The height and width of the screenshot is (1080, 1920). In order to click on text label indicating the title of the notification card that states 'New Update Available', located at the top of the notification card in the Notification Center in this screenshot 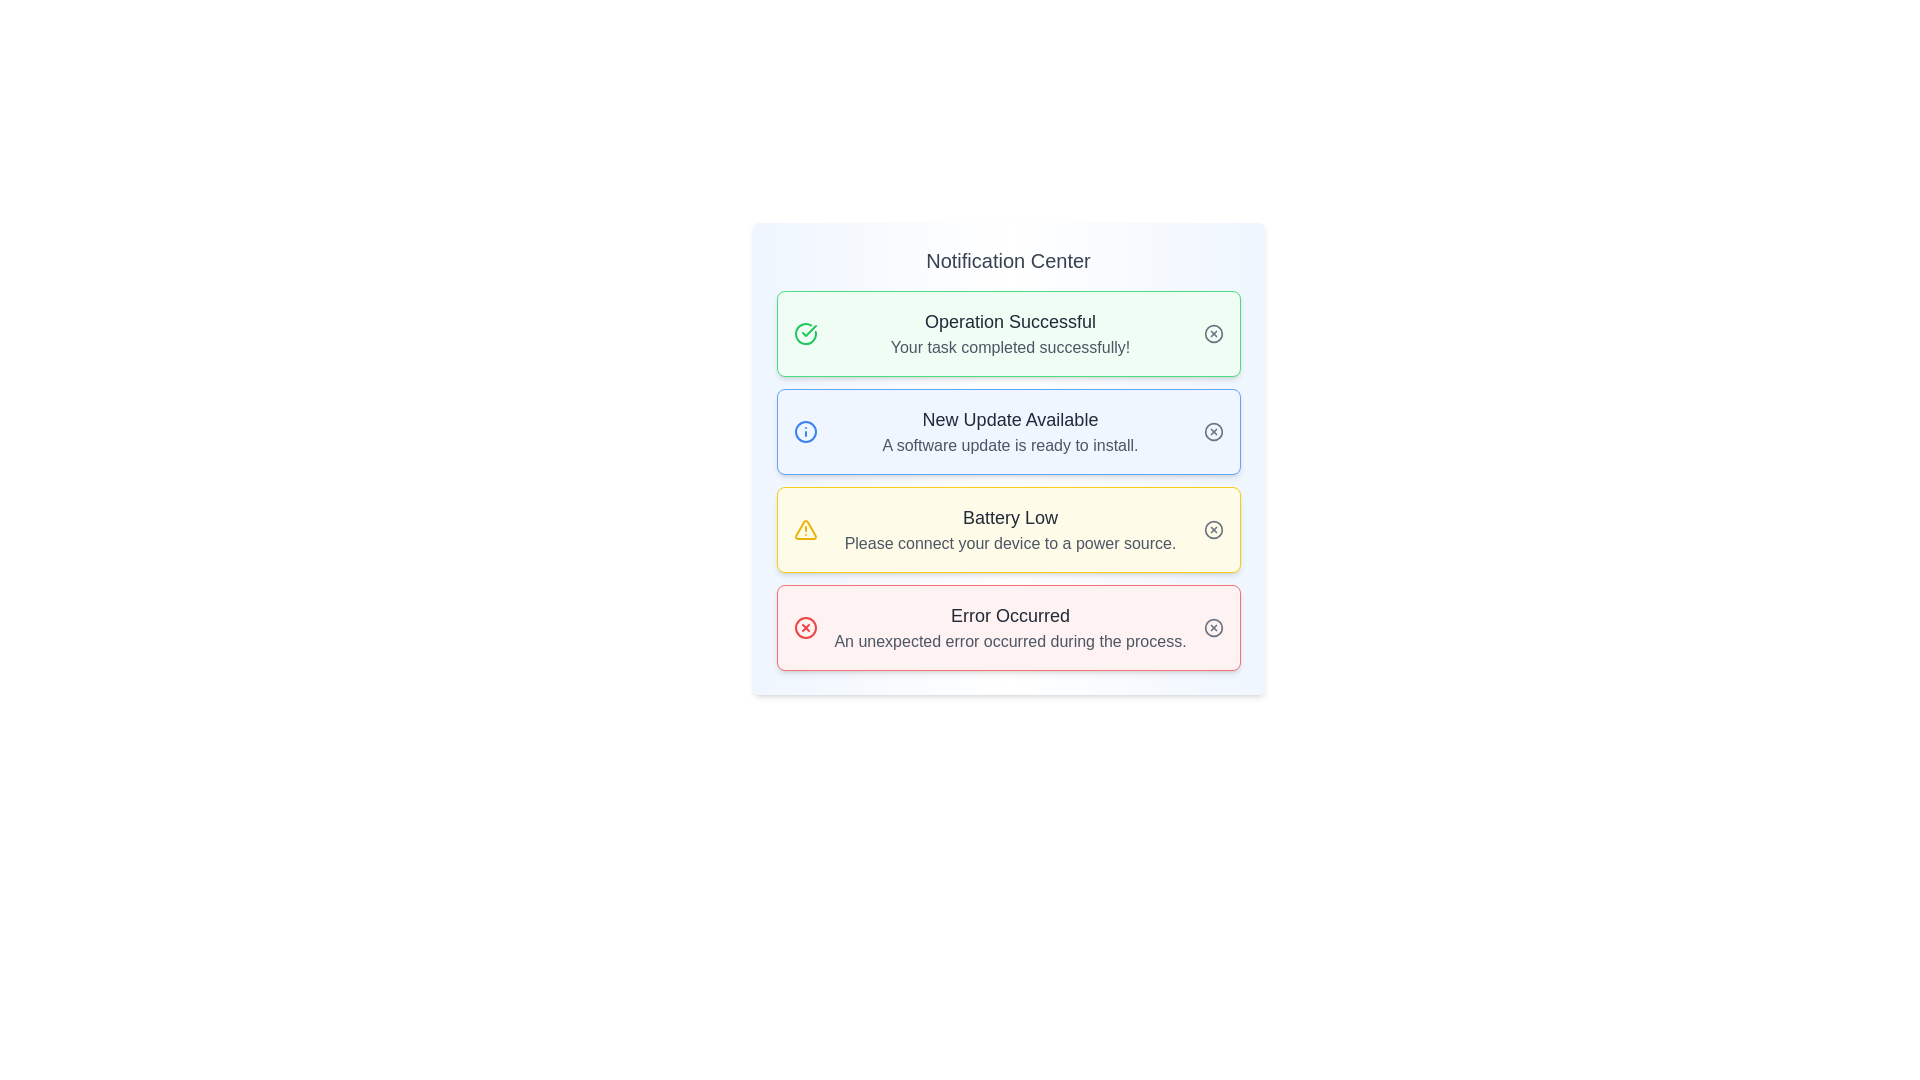, I will do `click(1010, 419)`.